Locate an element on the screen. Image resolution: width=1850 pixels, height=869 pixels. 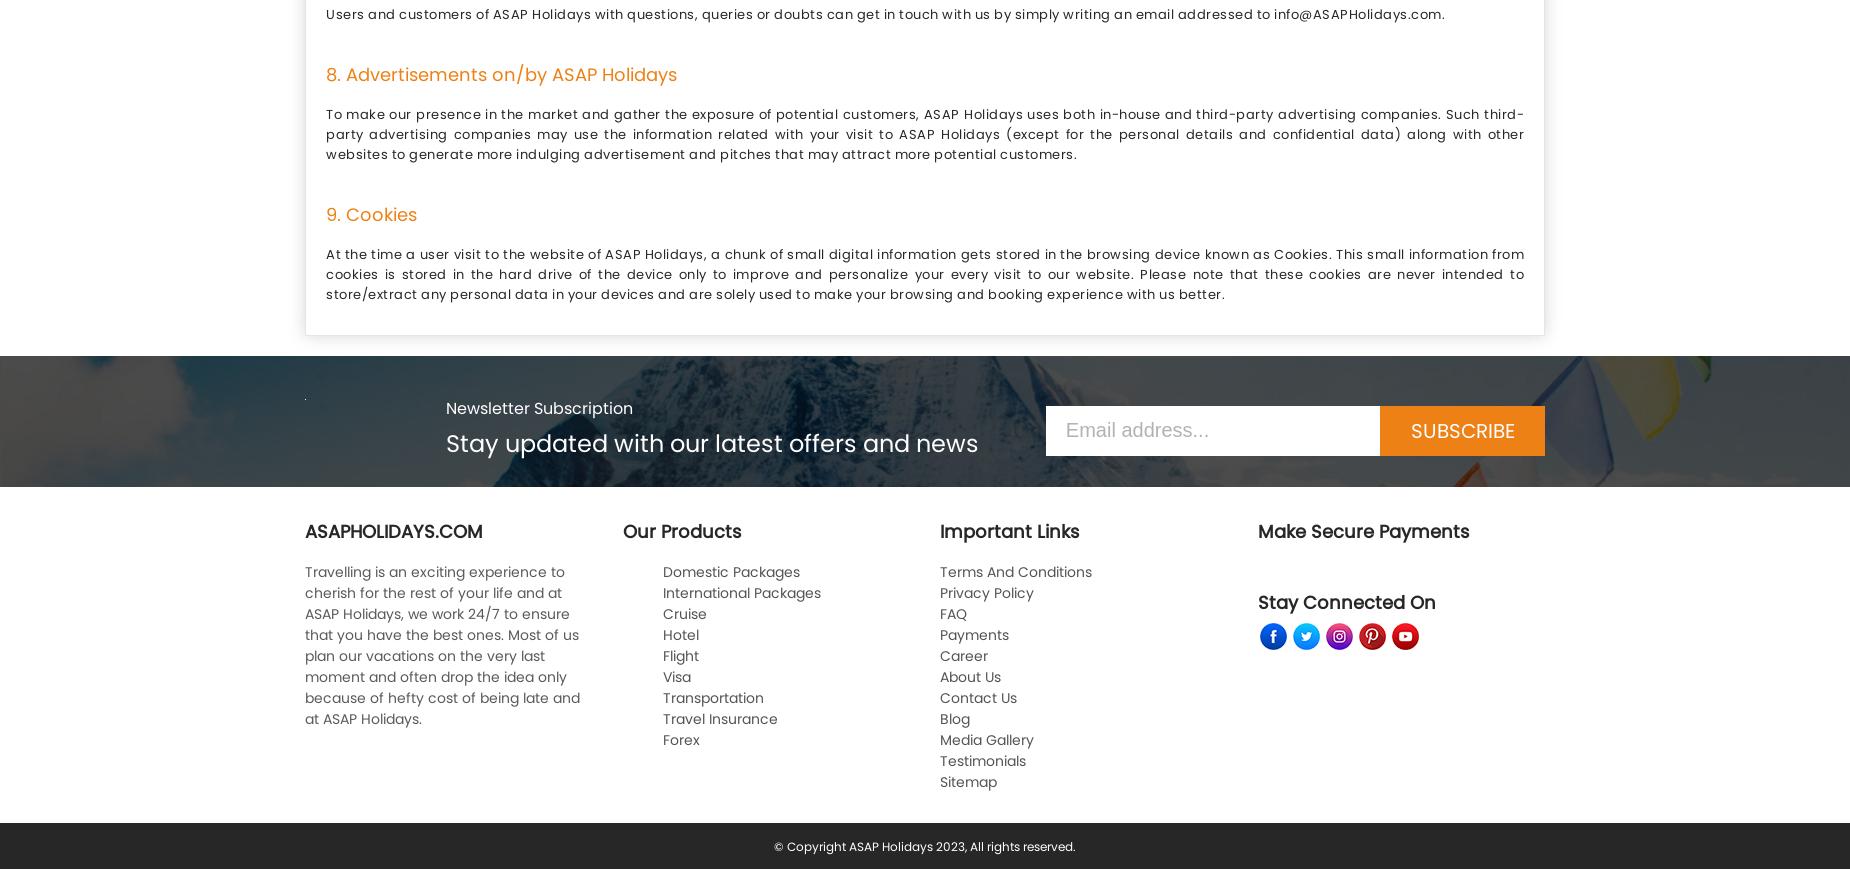
'About Us' is located at coordinates (969, 675).